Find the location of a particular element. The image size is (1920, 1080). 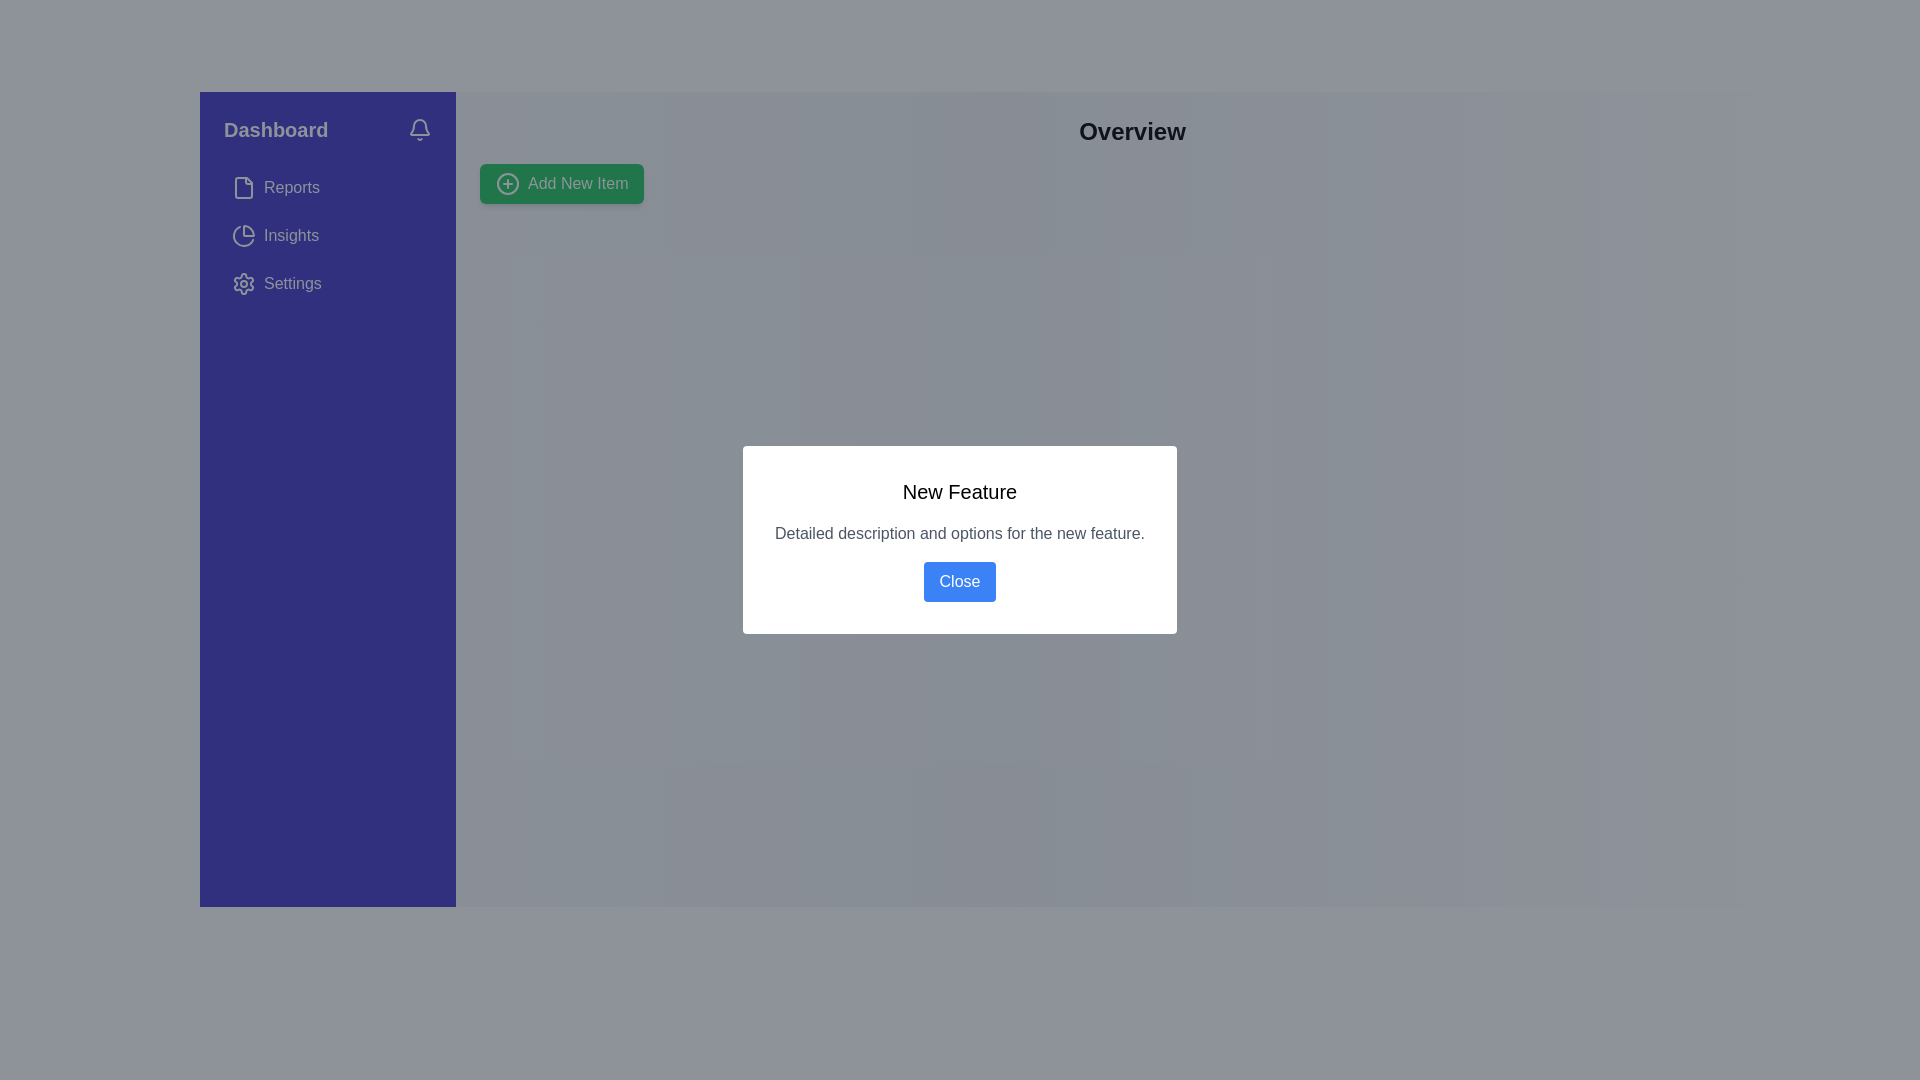

the SVG-based icon for accessing settings located in the sidebar menu, positioned below 'Reports' and aligned with the 'Settings' label is located at coordinates (243, 284).